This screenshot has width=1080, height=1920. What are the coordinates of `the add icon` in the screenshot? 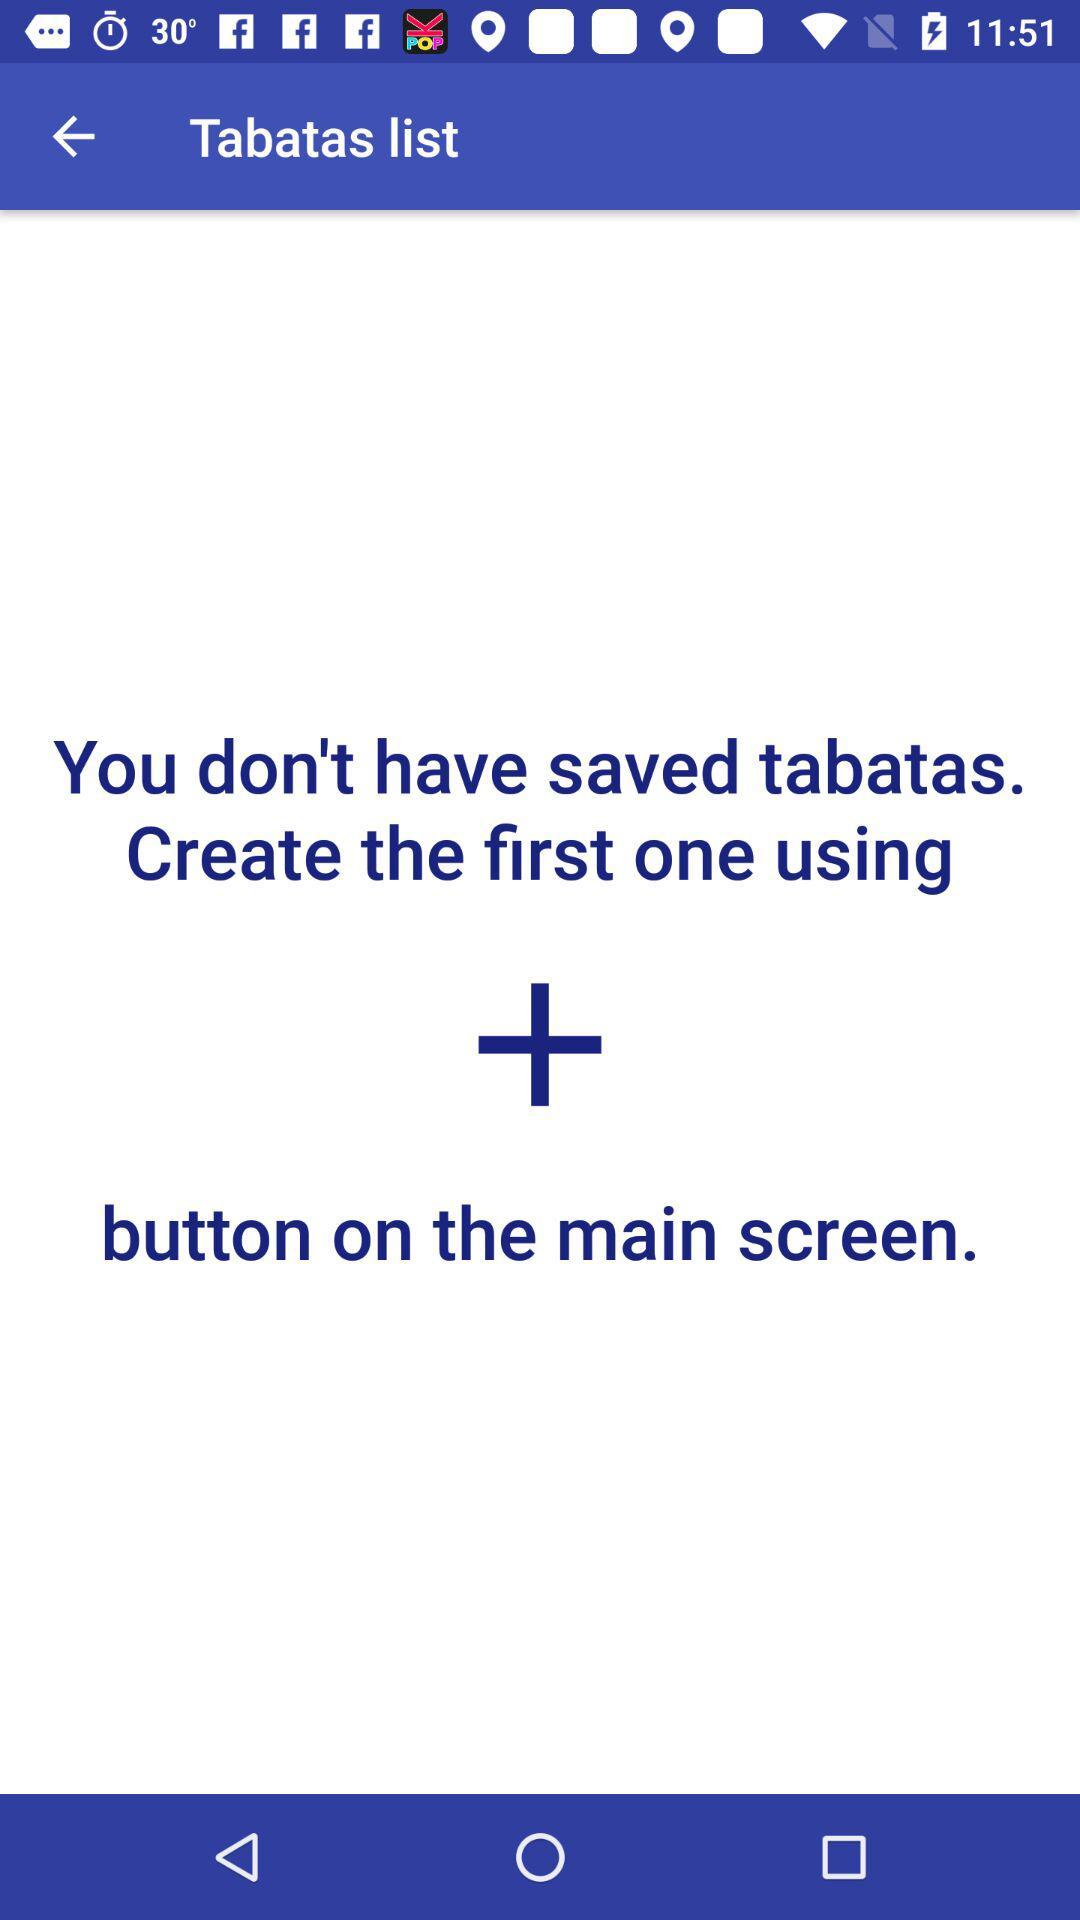 It's located at (540, 1043).